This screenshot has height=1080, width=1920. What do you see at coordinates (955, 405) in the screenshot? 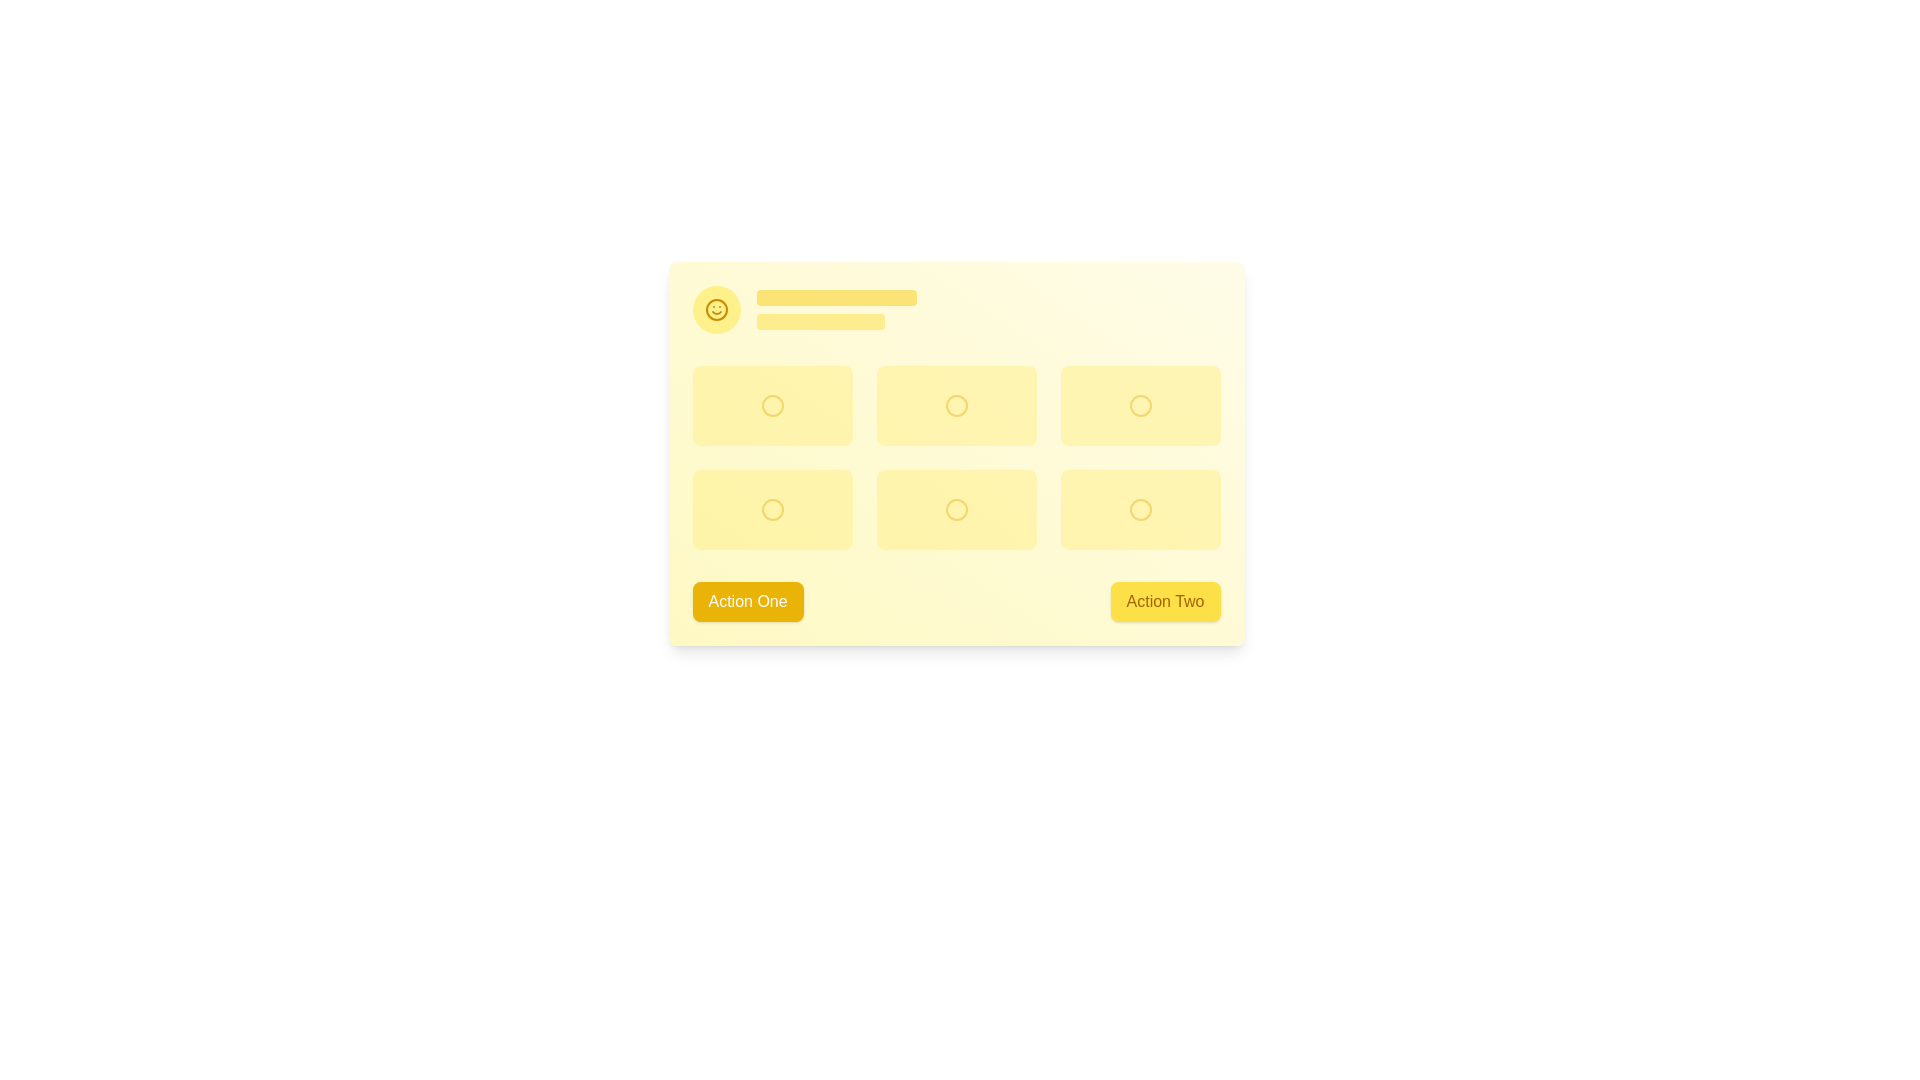
I see `the decorative status icon located in the second cell of the second row of a three-row grid` at bounding box center [955, 405].